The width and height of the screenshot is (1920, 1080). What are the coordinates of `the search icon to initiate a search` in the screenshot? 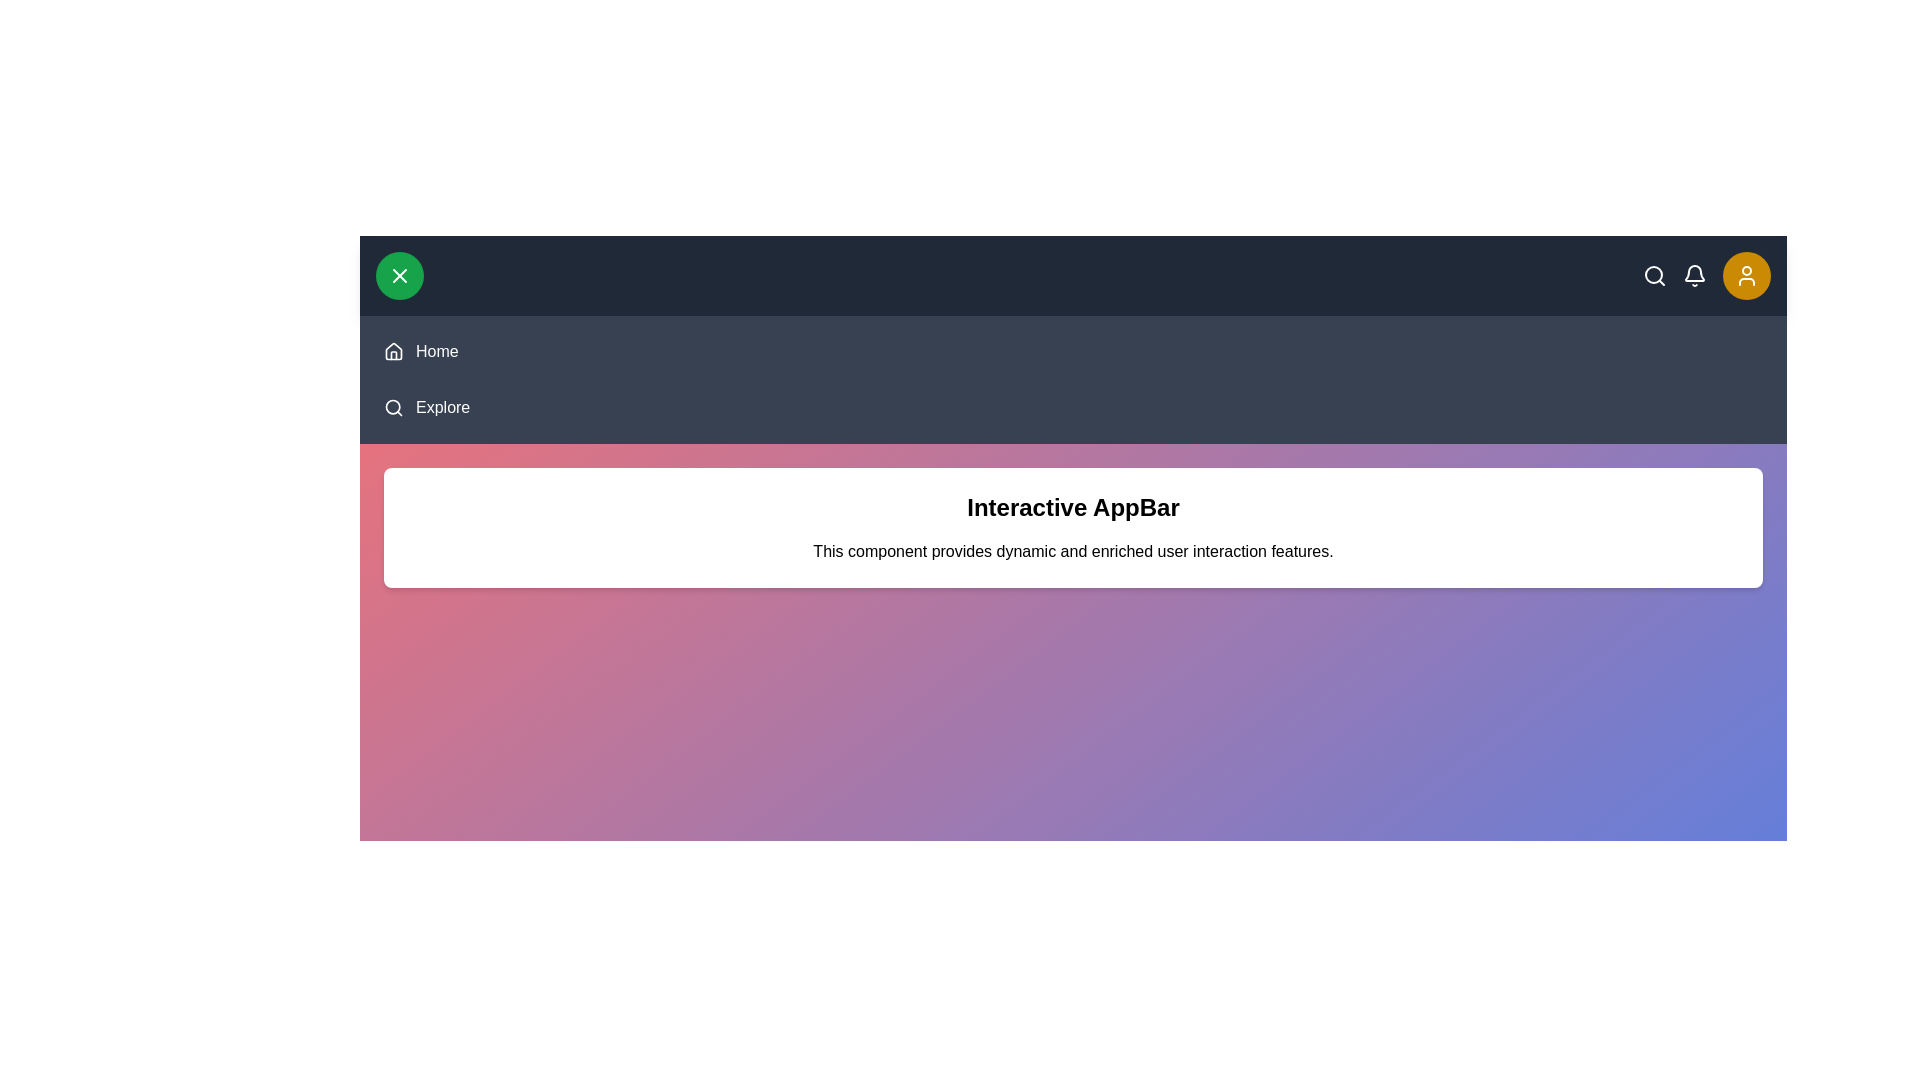 It's located at (1655, 276).